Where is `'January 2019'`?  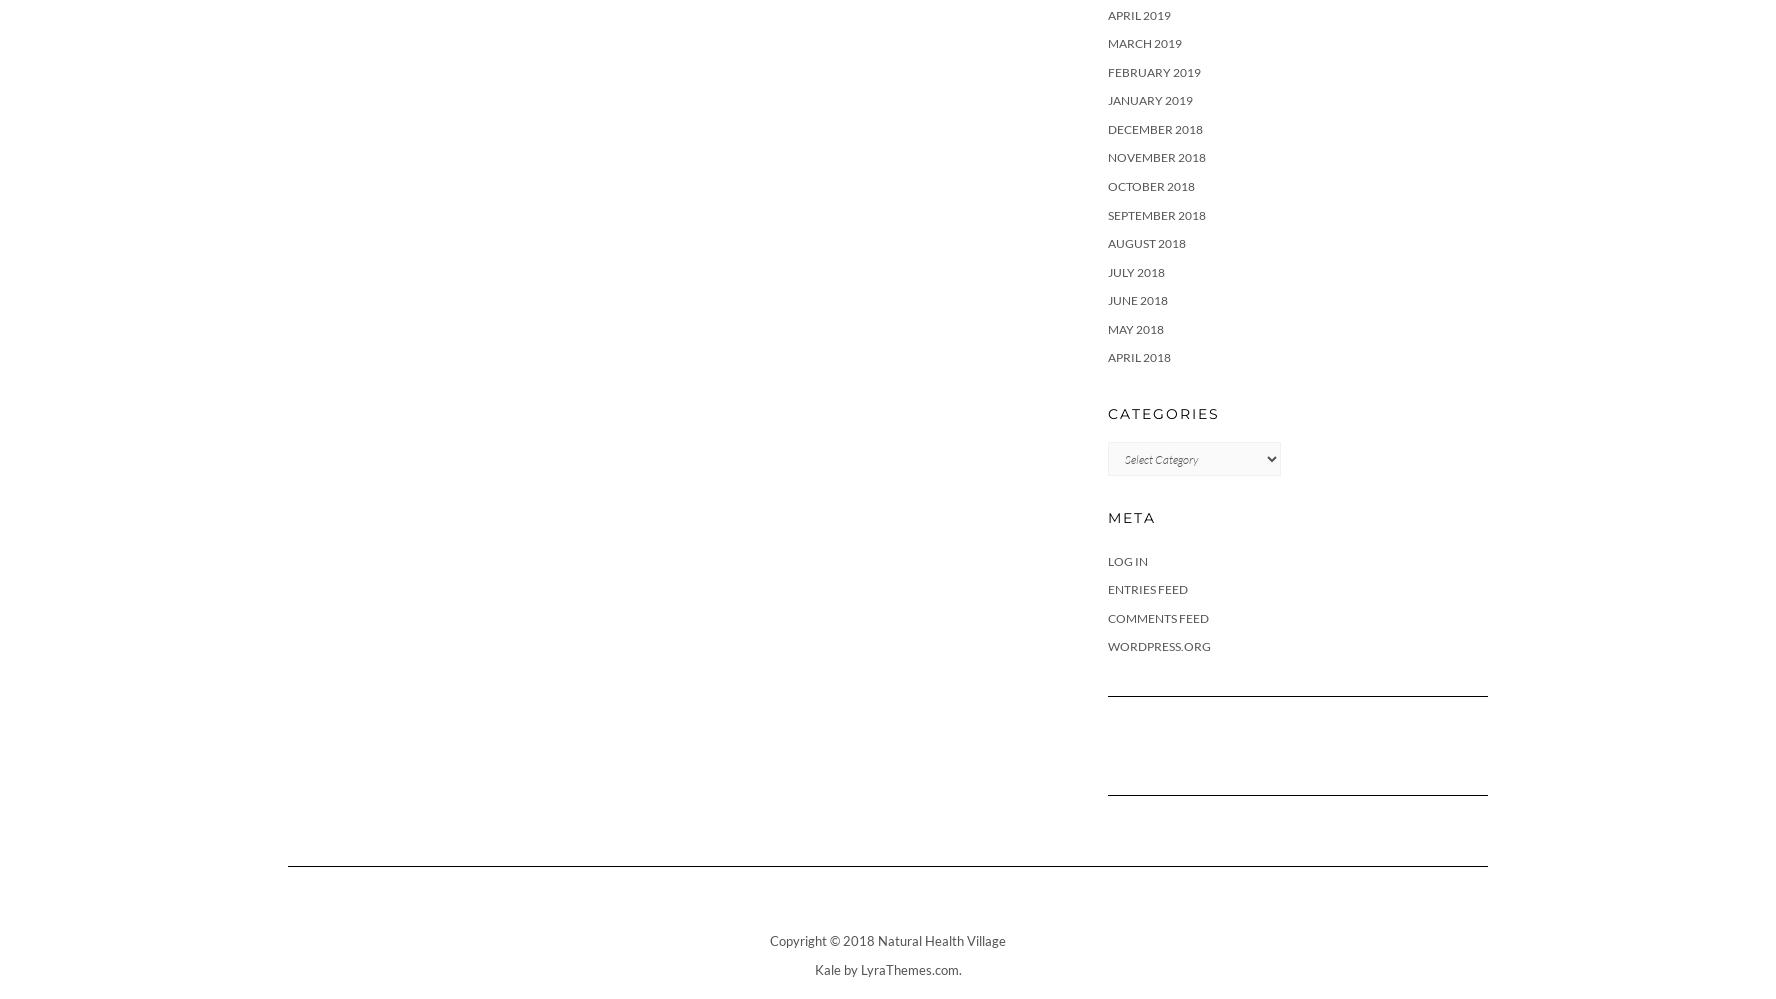 'January 2019' is located at coordinates (1150, 99).